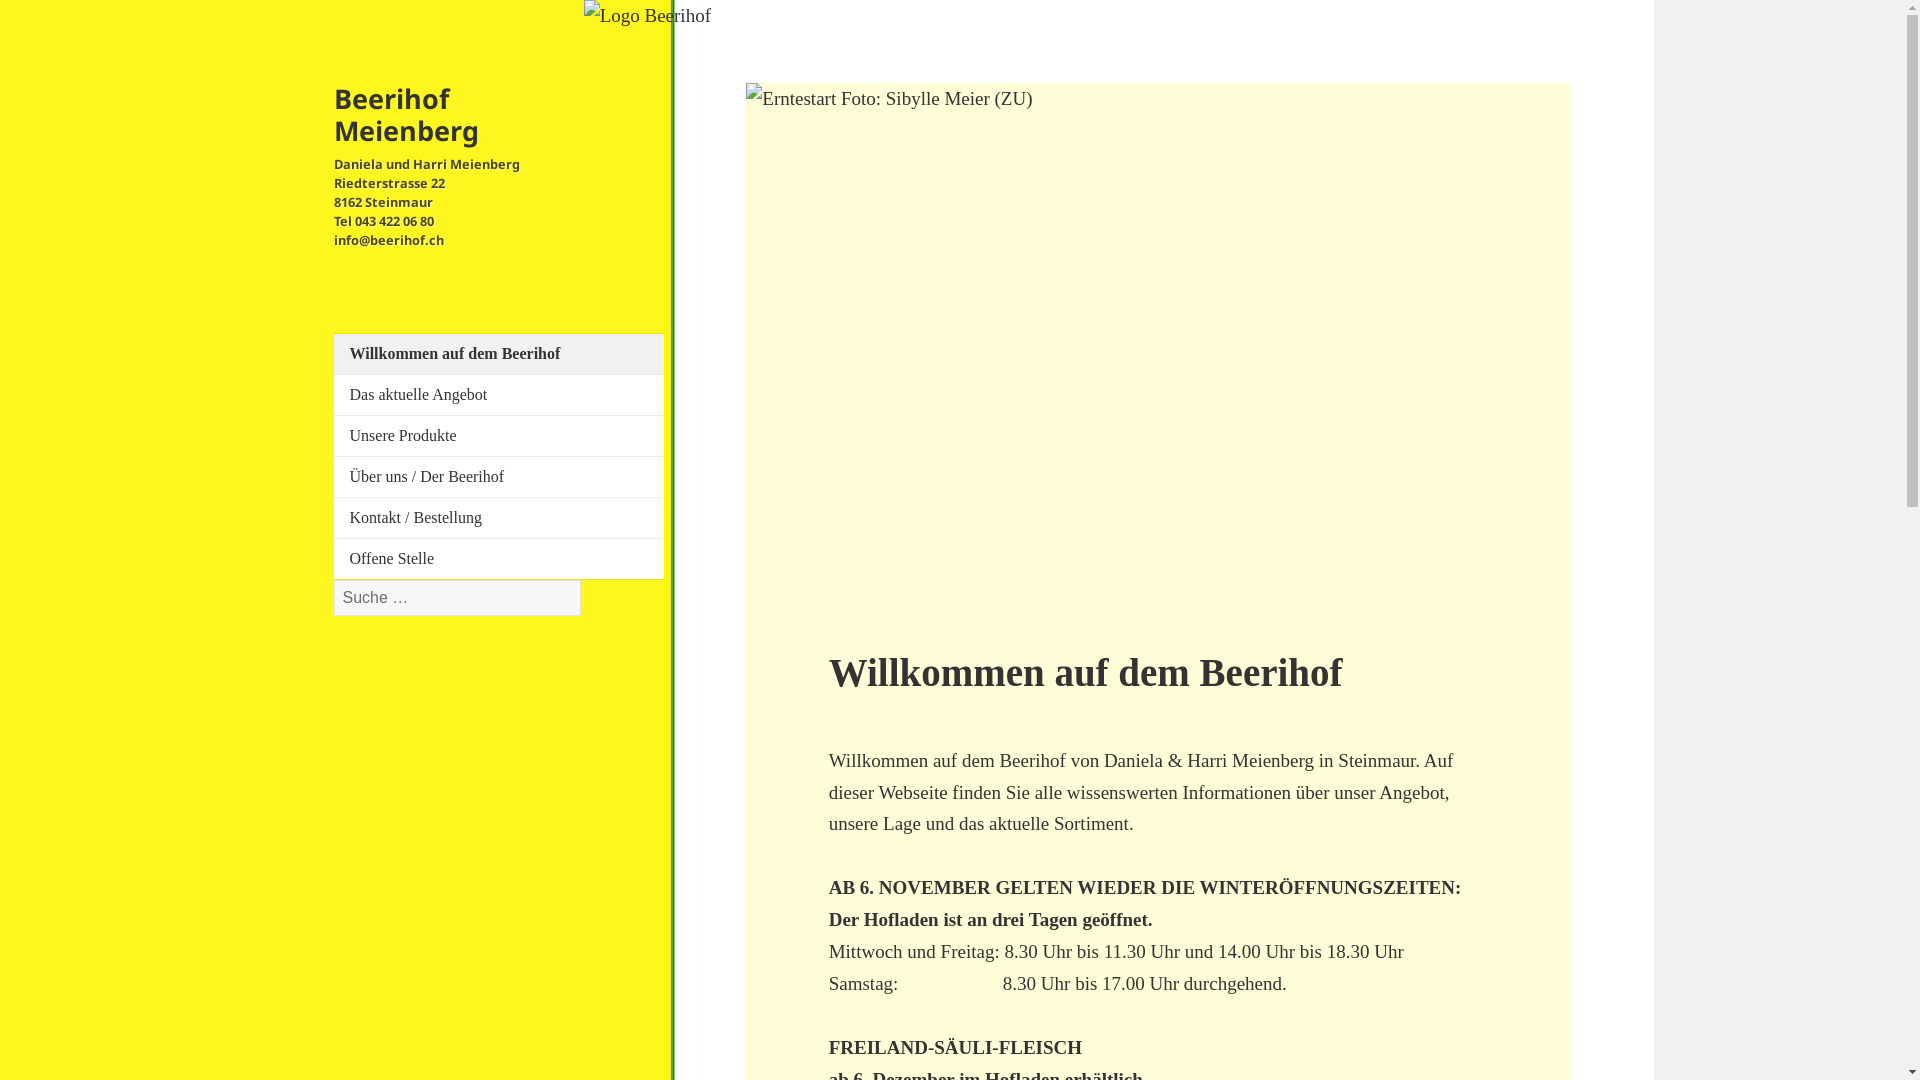 The height and width of the screenshot is (1080, 1920). I want to click on 'info@beerihof.ch', so click(388, 238).